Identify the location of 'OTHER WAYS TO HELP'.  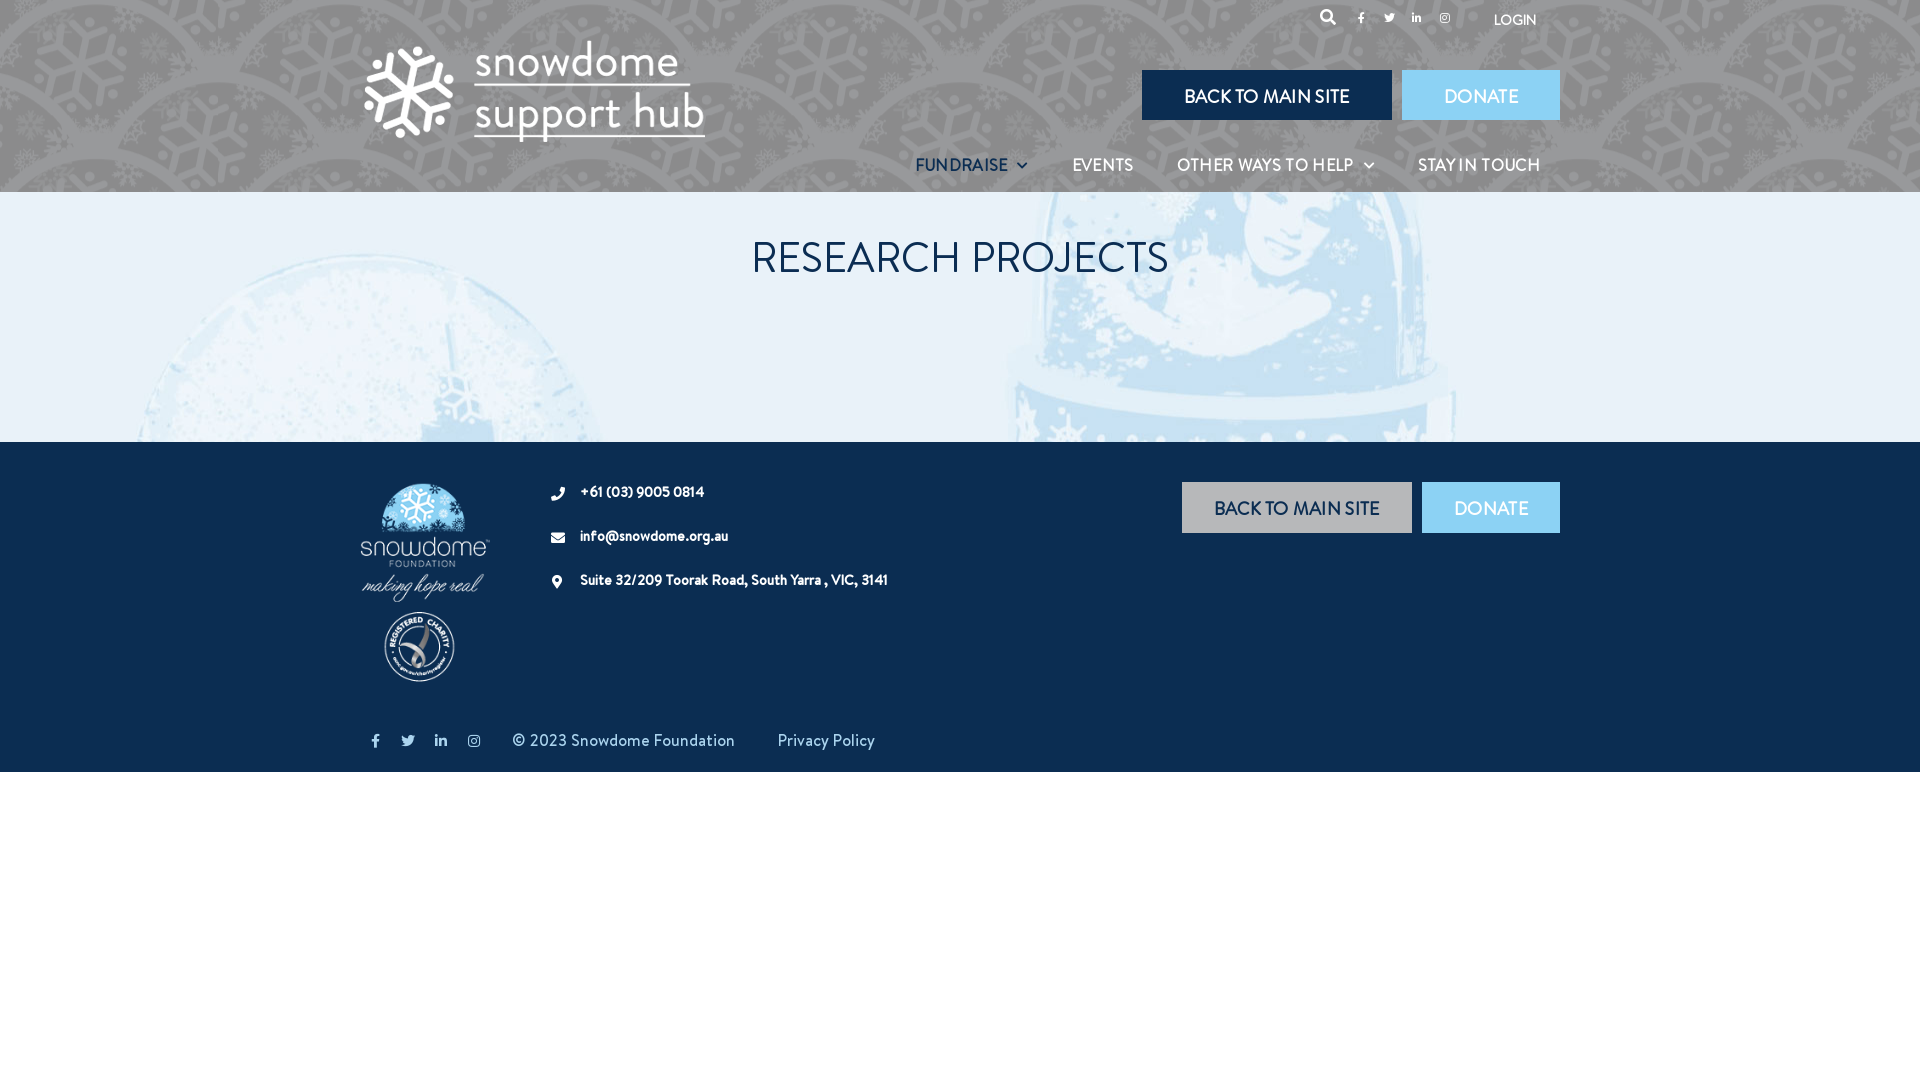
(1156, 164).